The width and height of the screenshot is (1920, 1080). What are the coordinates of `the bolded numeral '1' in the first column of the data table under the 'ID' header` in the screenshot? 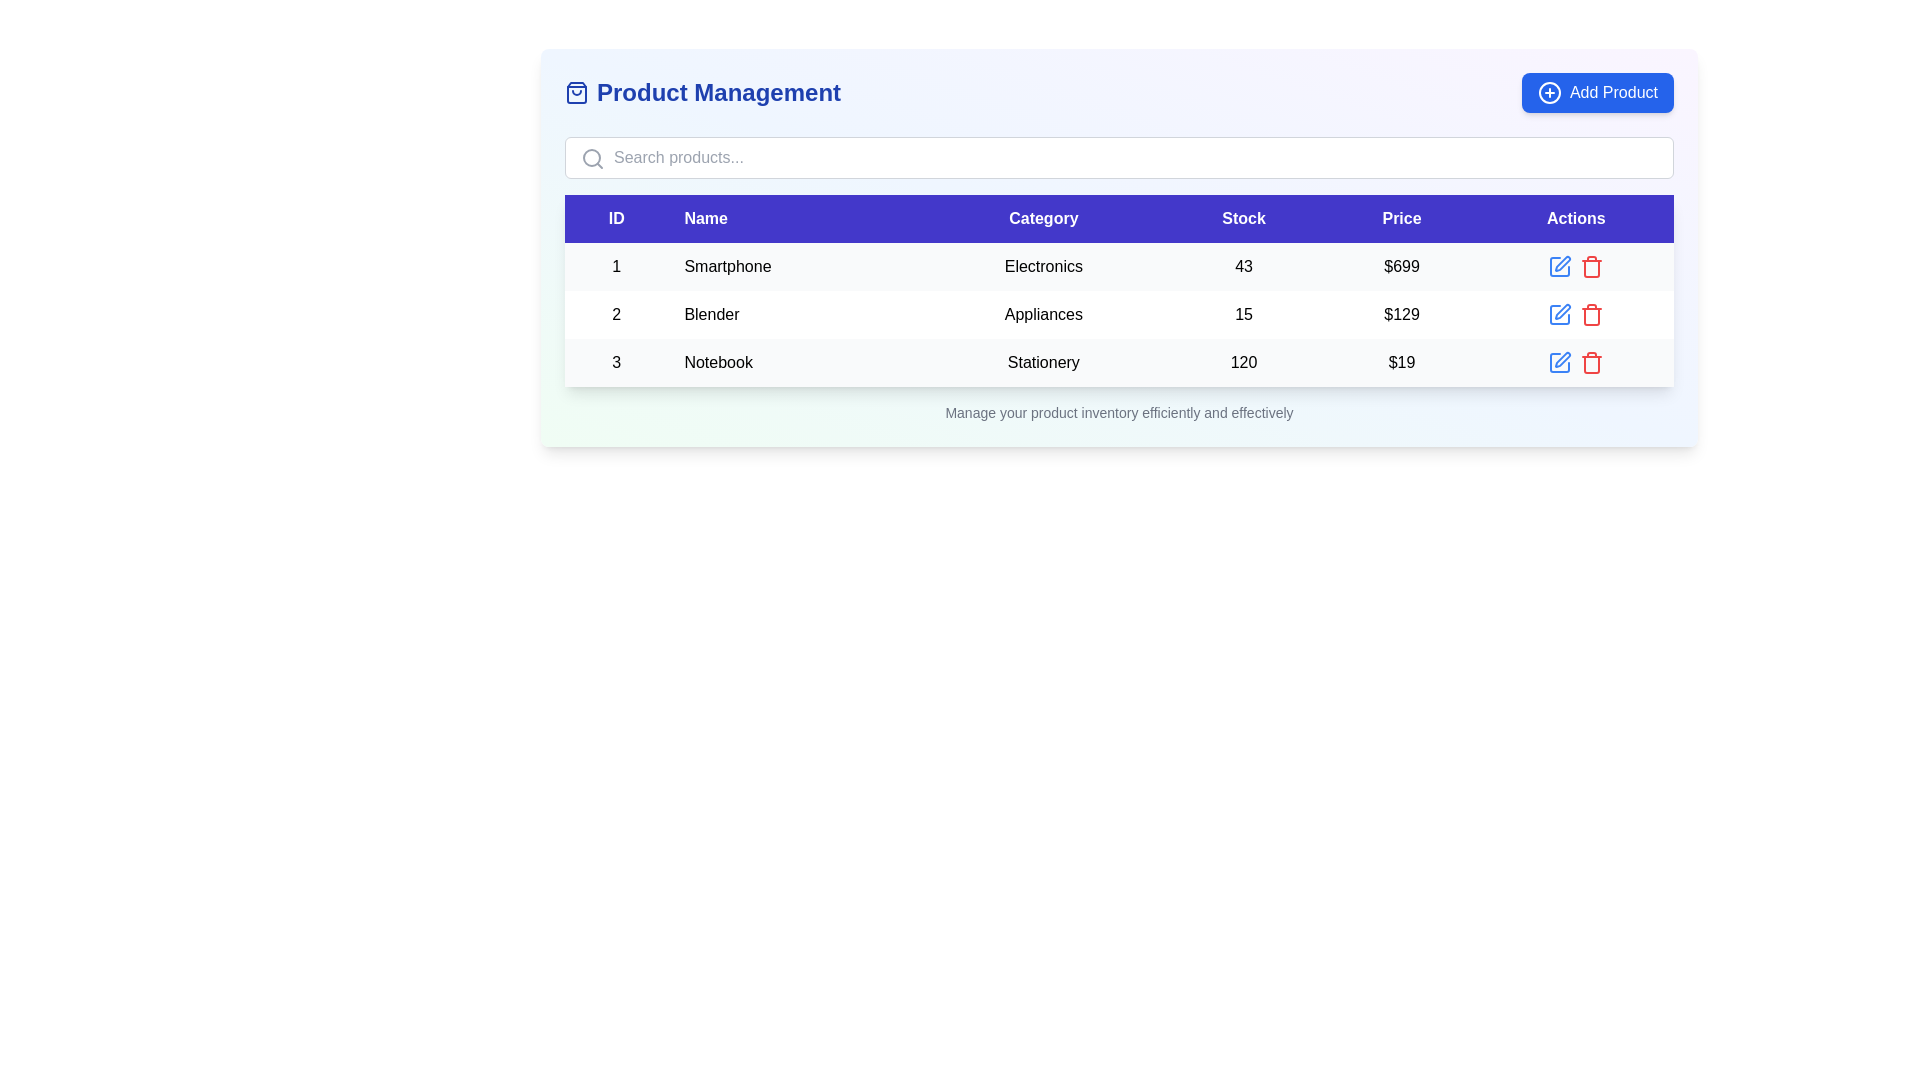 It's located at (615, 265).